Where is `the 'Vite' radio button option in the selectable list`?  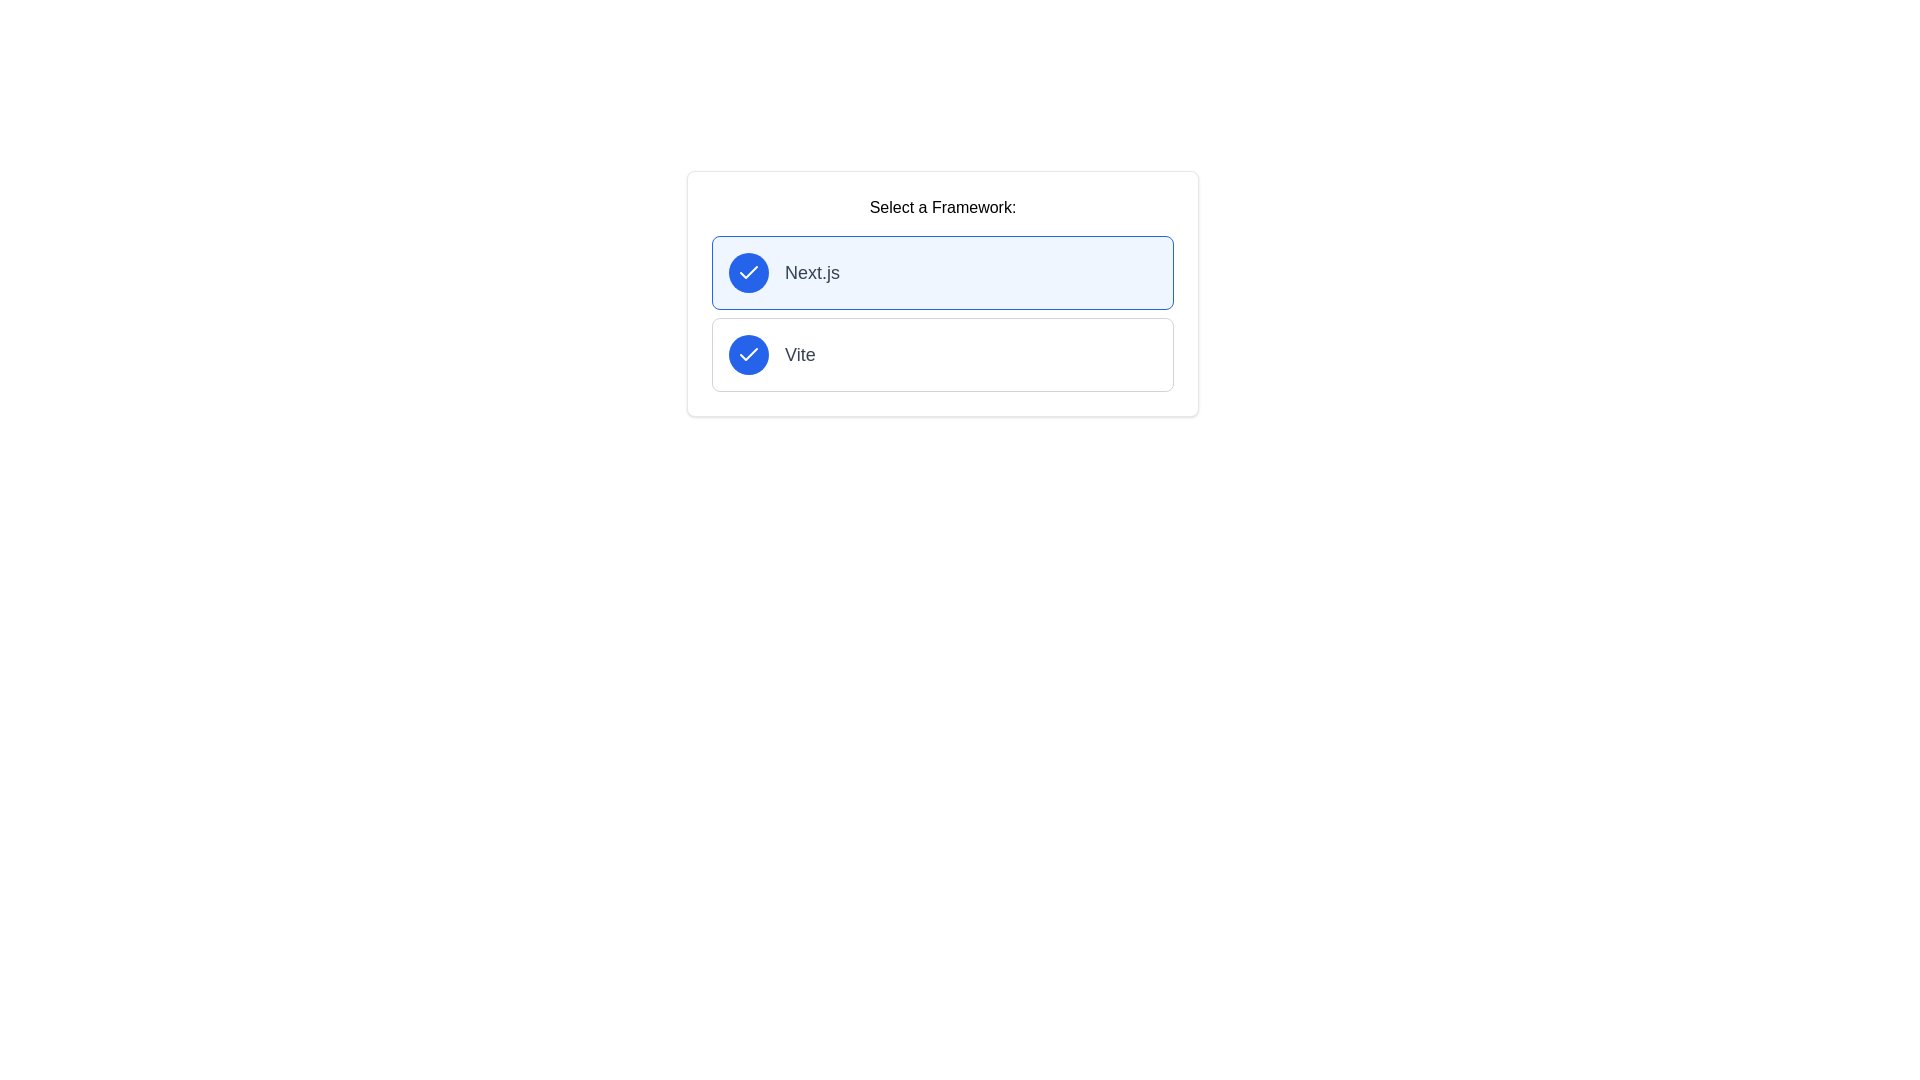
the 'Vite' radio button option in the selectable list is located at coordinates (941, 353).